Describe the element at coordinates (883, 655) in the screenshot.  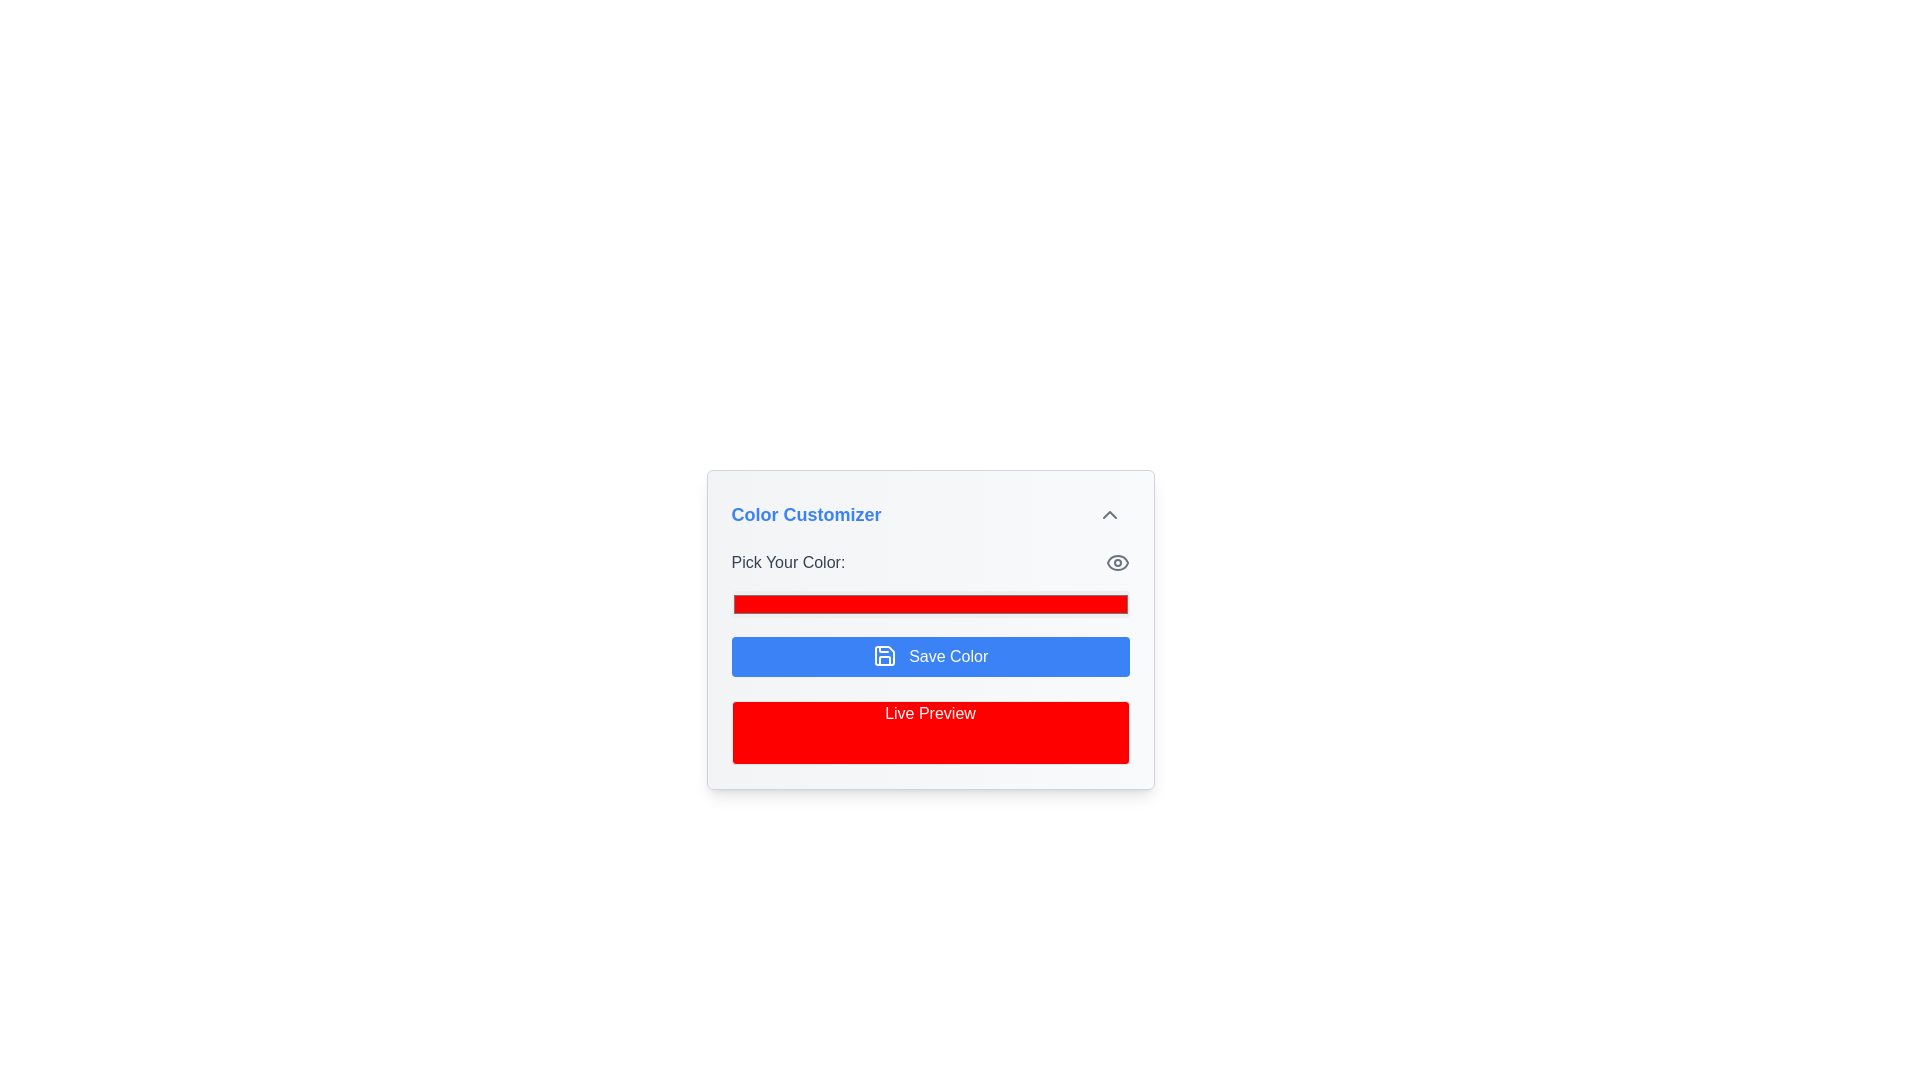
I see `the top-left component of the floppy disk icon located inside the blue 'Save Color' button, which is centrally positioned beneath the color picker interface` at that location.